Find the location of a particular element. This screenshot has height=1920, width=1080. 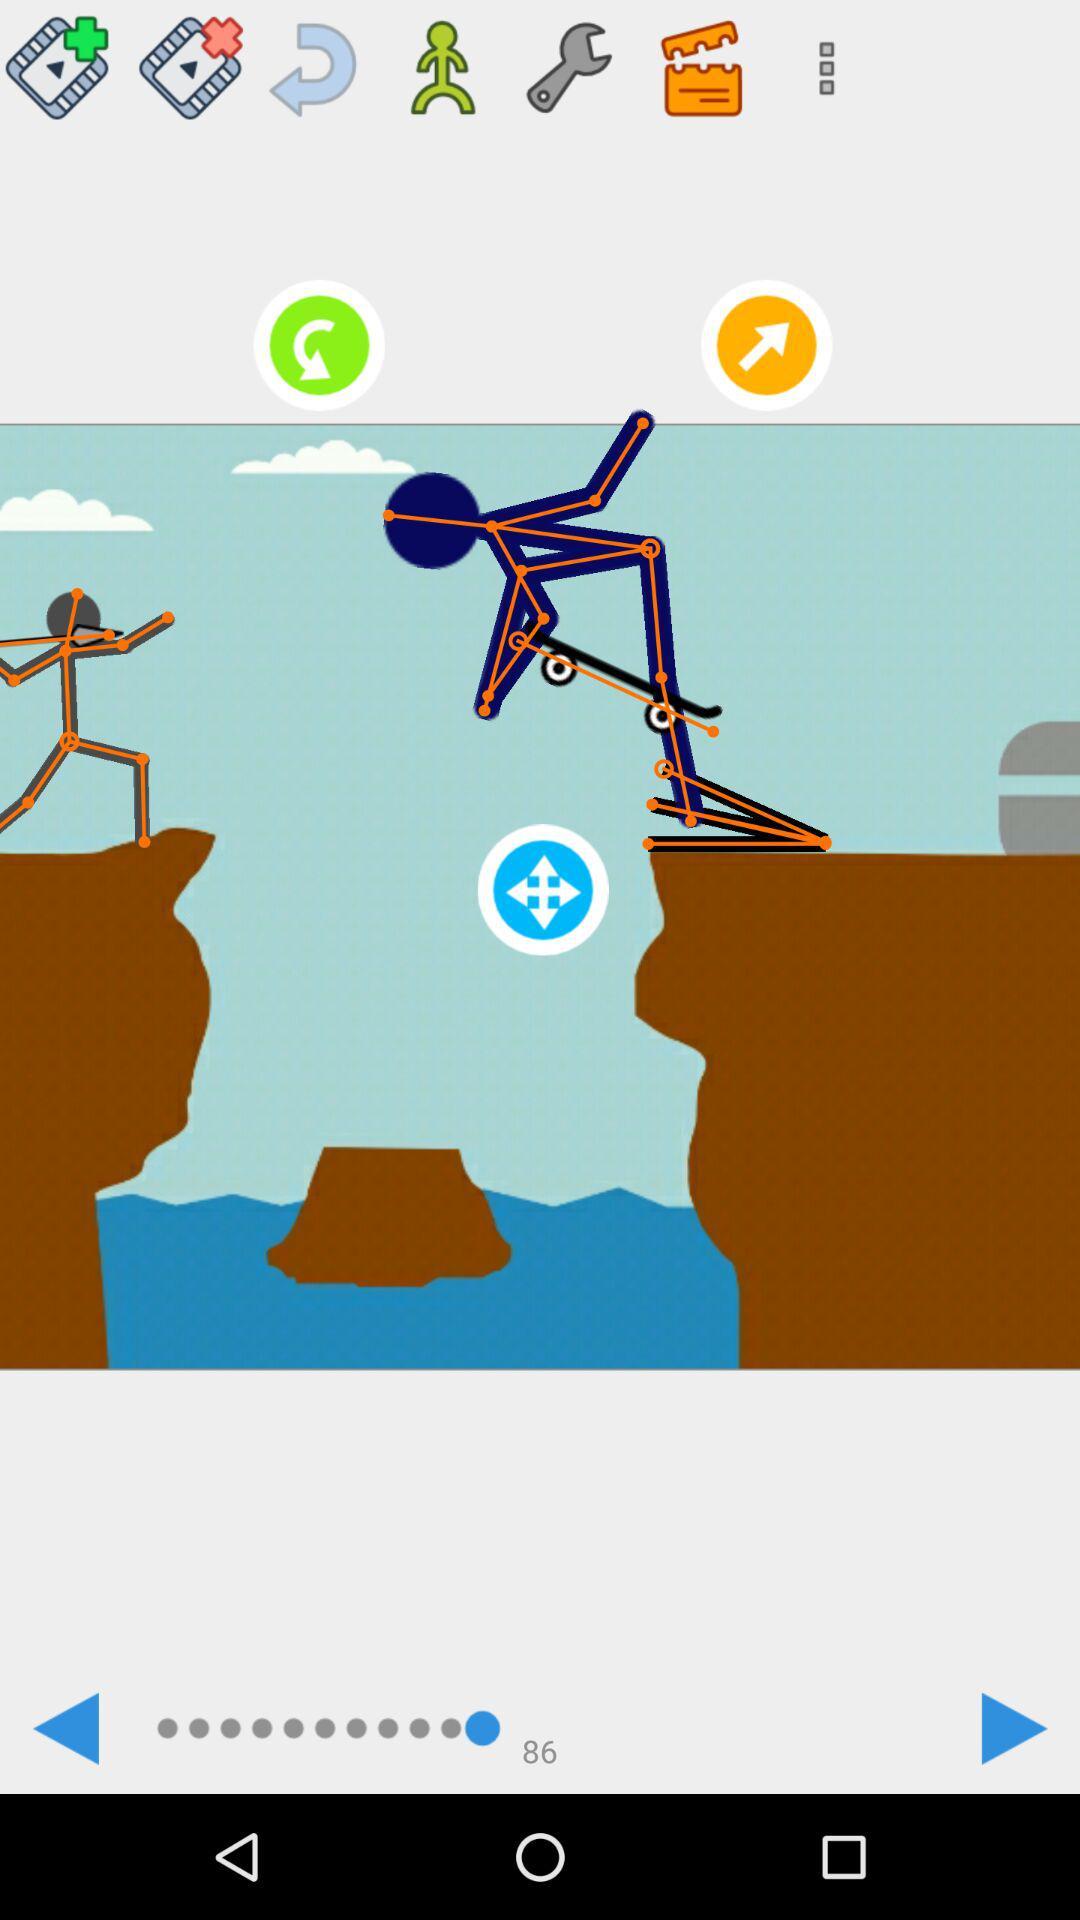

open tools is located at coordinates (568, 60).